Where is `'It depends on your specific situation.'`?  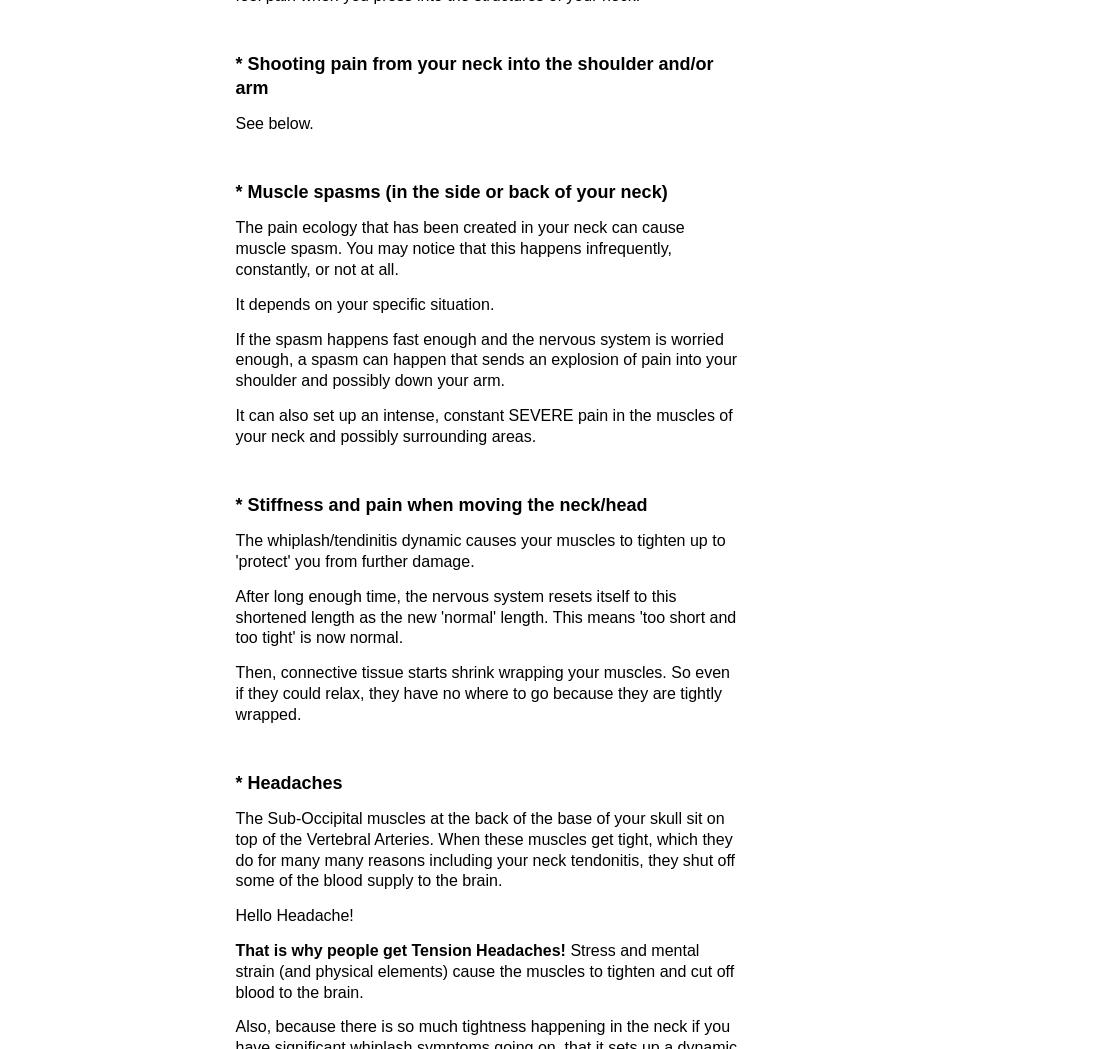 'It depends on your specific situation.' is located at coordinates (364, 303).